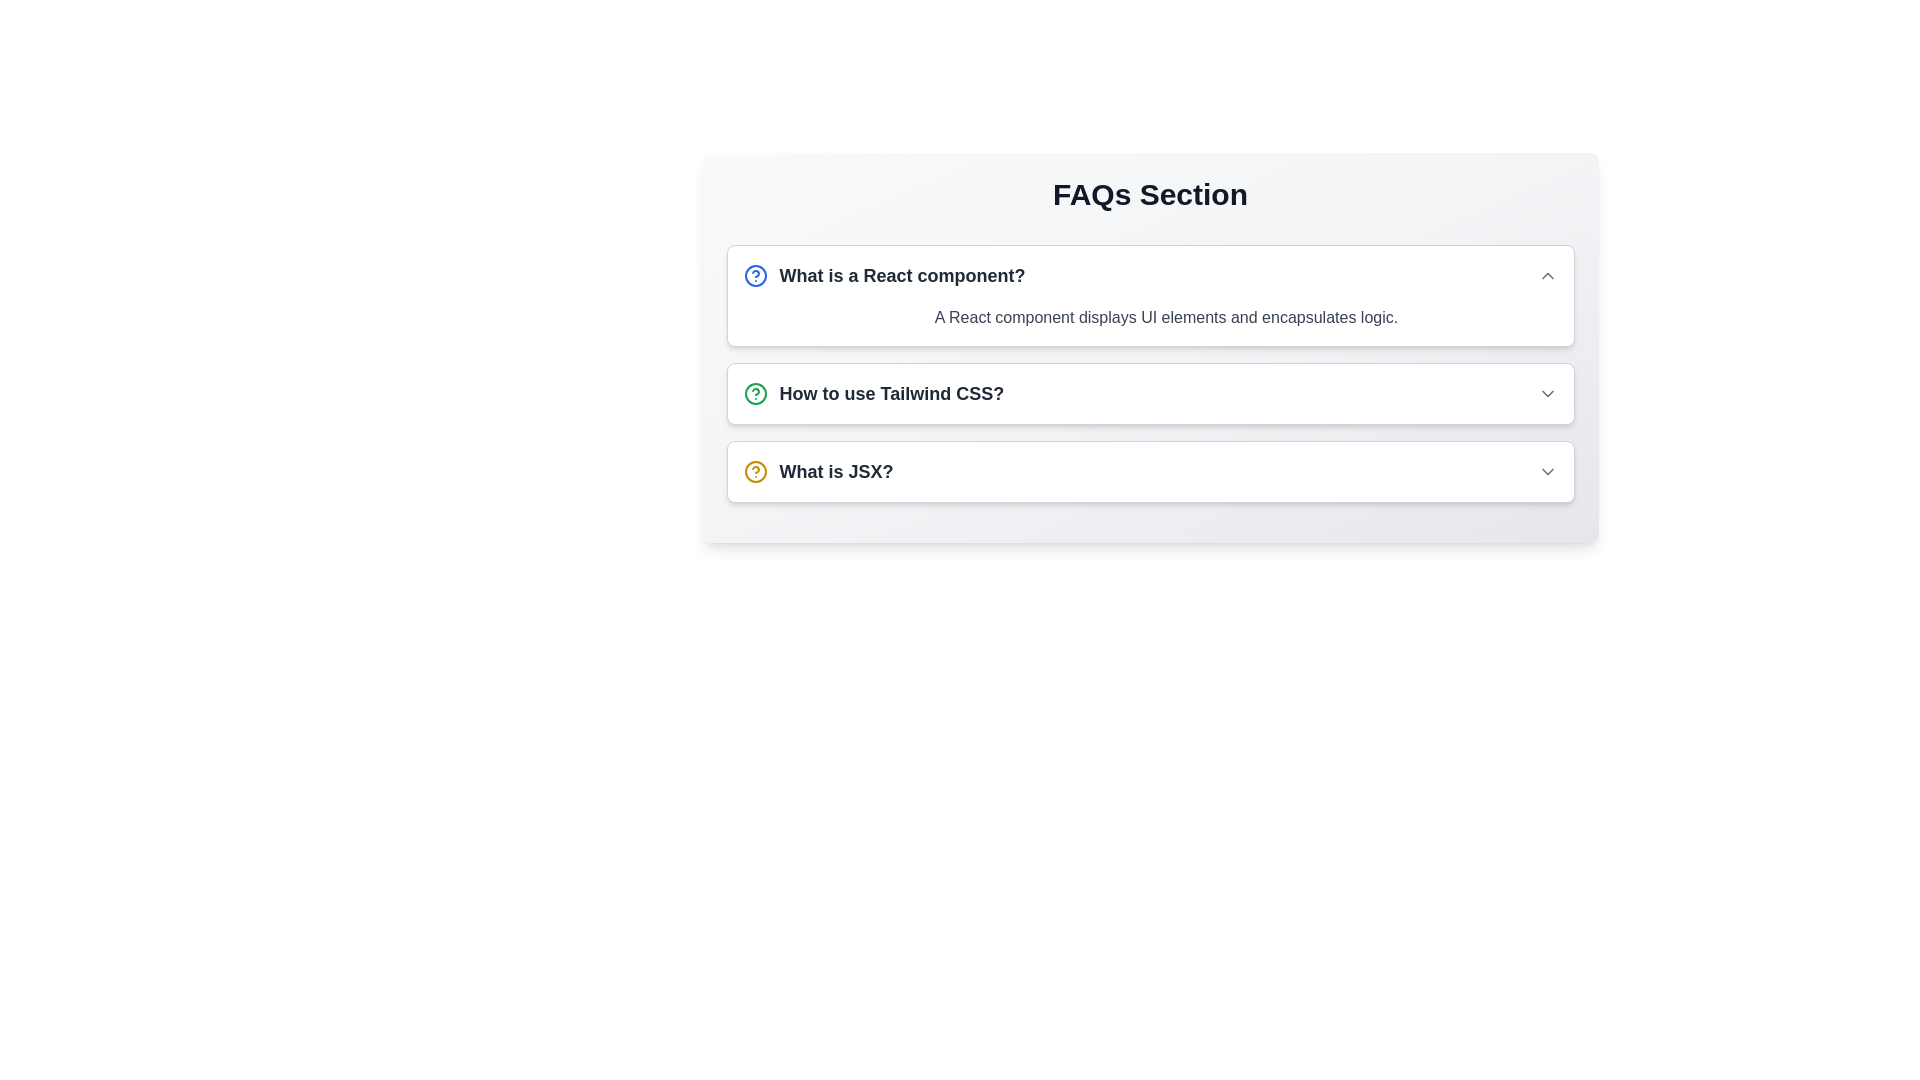  I want to click on the green circular outline SVG element, which is part of an icon located to the left of the text 'What is a React component?' in the FAQ section, so click(754, 393).